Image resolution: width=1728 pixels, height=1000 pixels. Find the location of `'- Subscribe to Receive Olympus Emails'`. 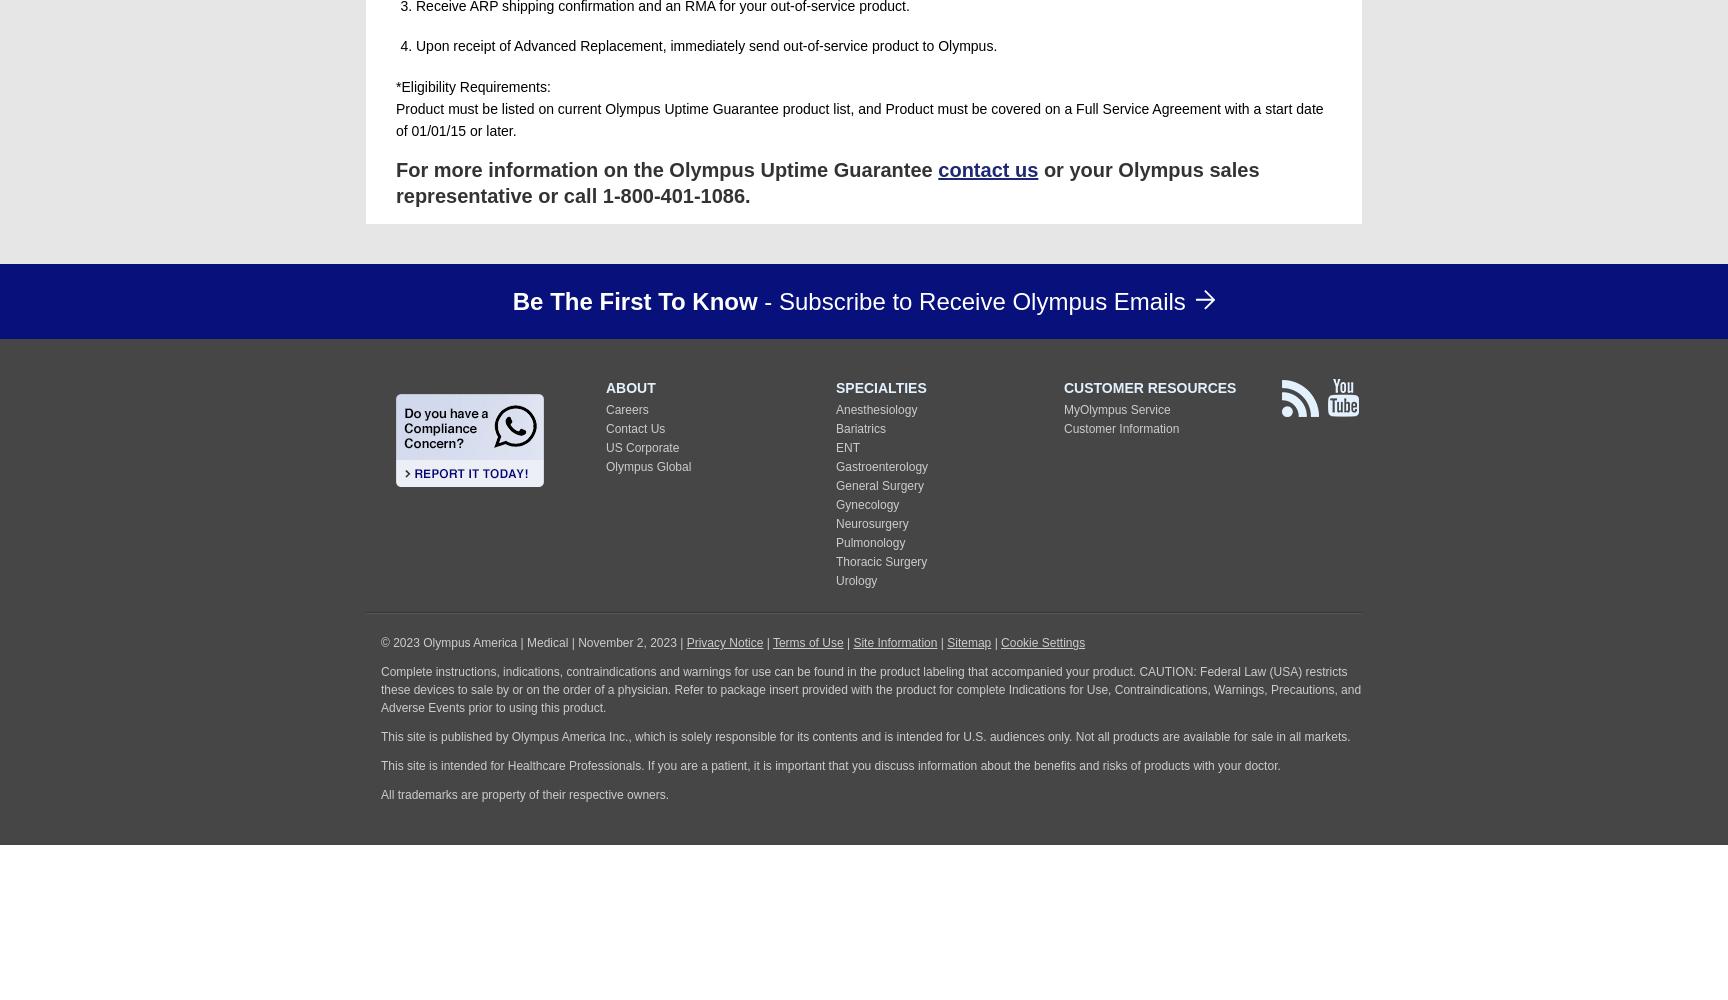

'- Subscribe to Receive Olympus Emails' is located at coordinates (970, 300).